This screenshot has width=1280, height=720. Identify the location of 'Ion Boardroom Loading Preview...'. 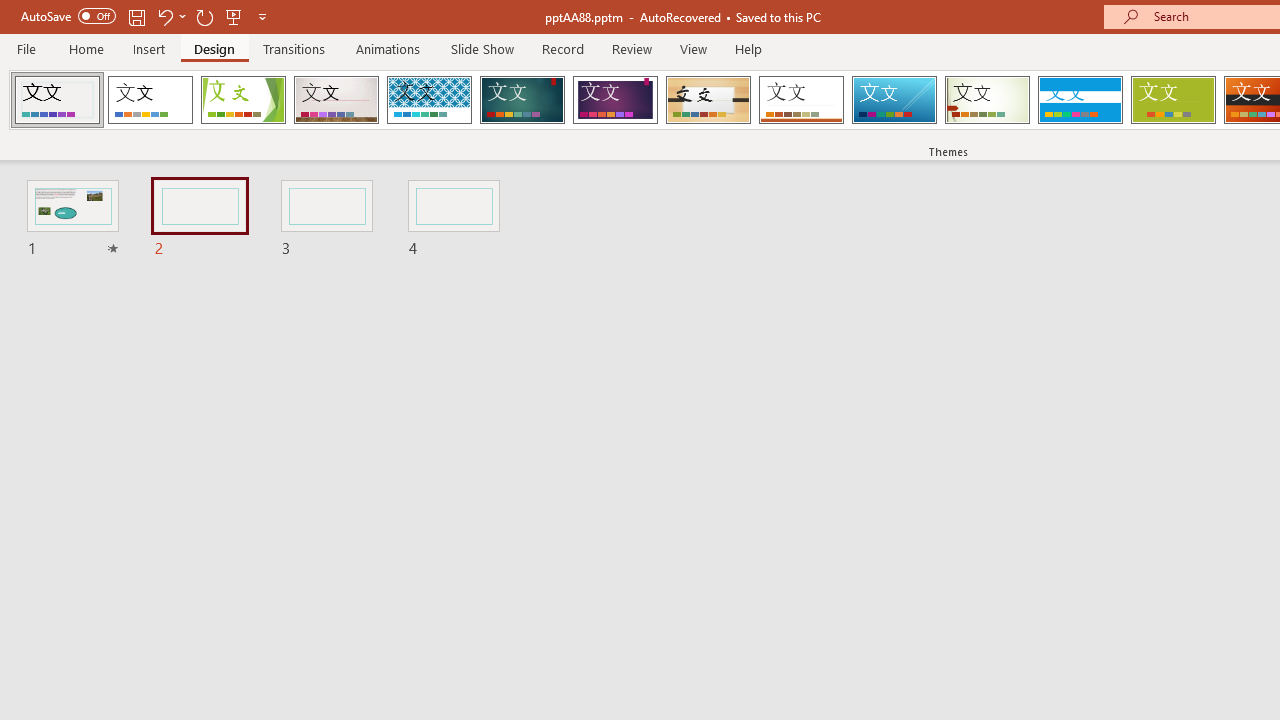
(614, 100).